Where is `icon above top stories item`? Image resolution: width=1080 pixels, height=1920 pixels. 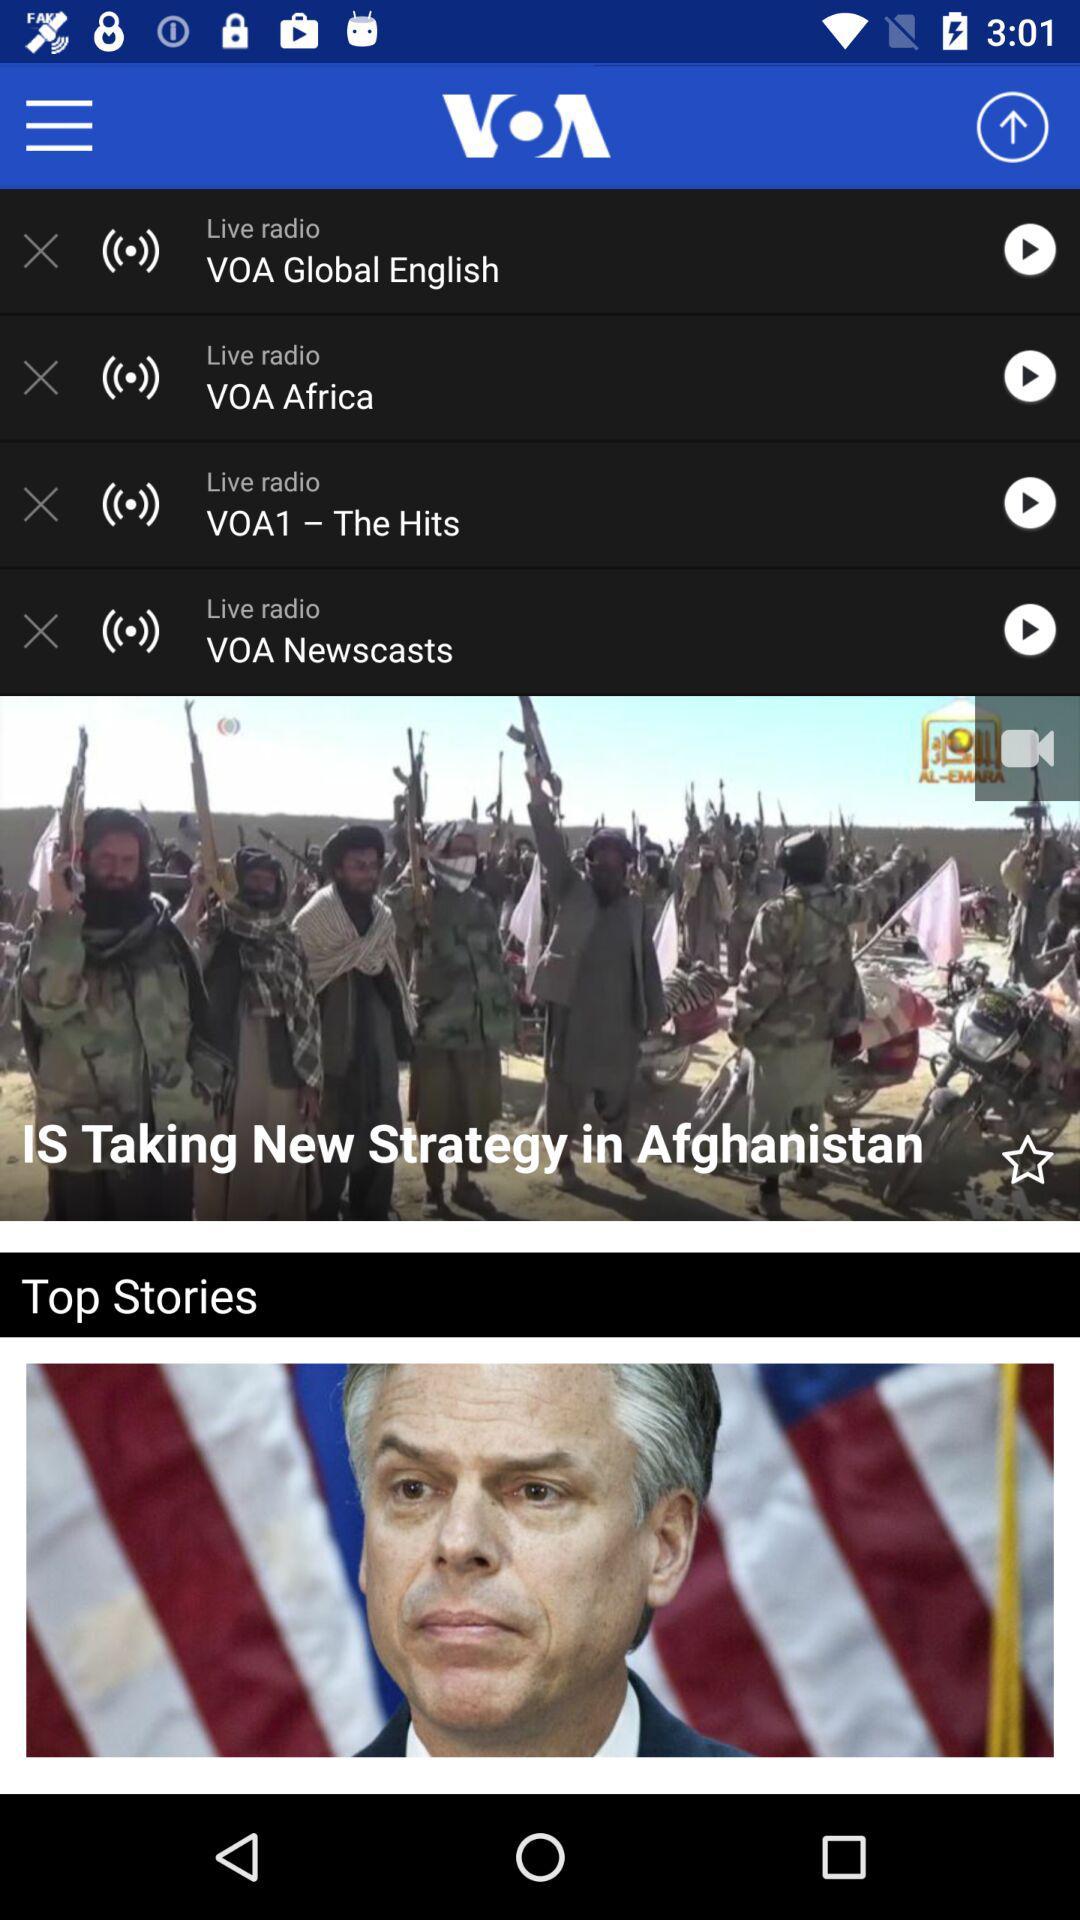
icon above top stories item is located at coordinates (1027, 1150).